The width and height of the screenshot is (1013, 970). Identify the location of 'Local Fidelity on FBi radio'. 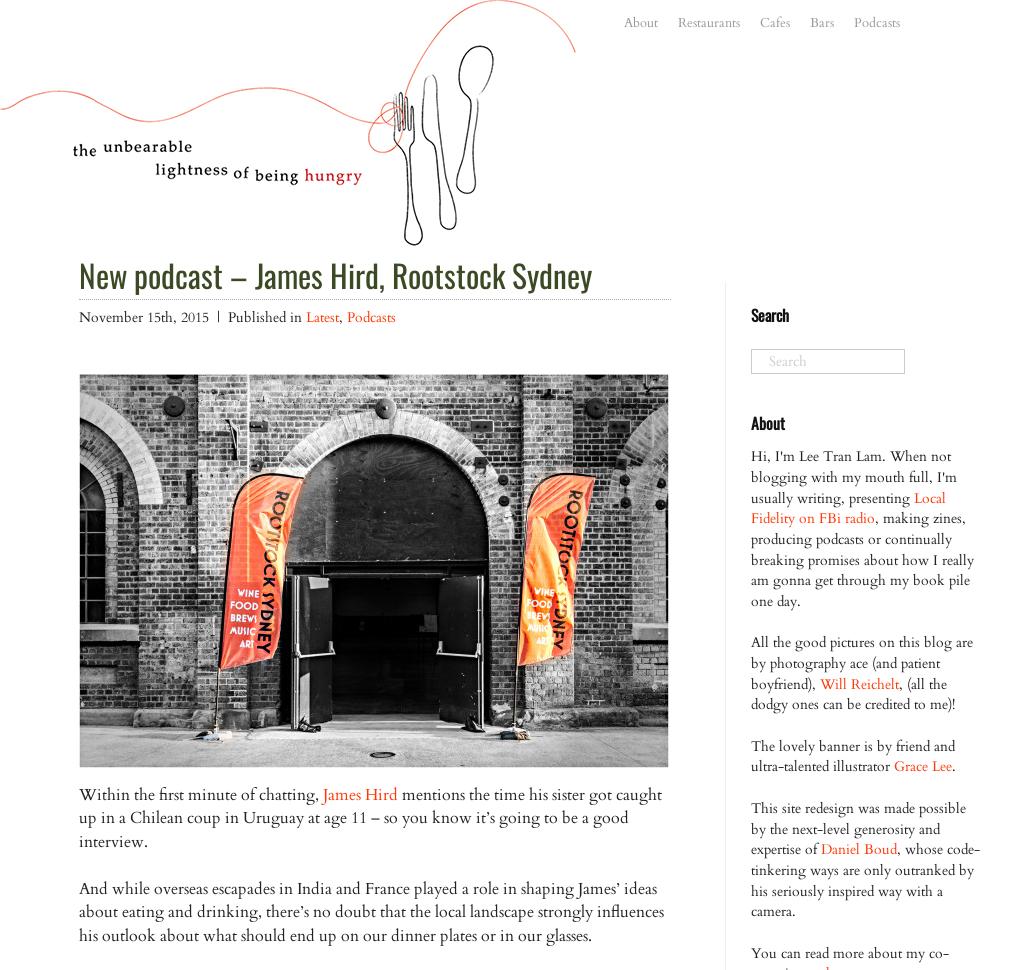
(847, 507).